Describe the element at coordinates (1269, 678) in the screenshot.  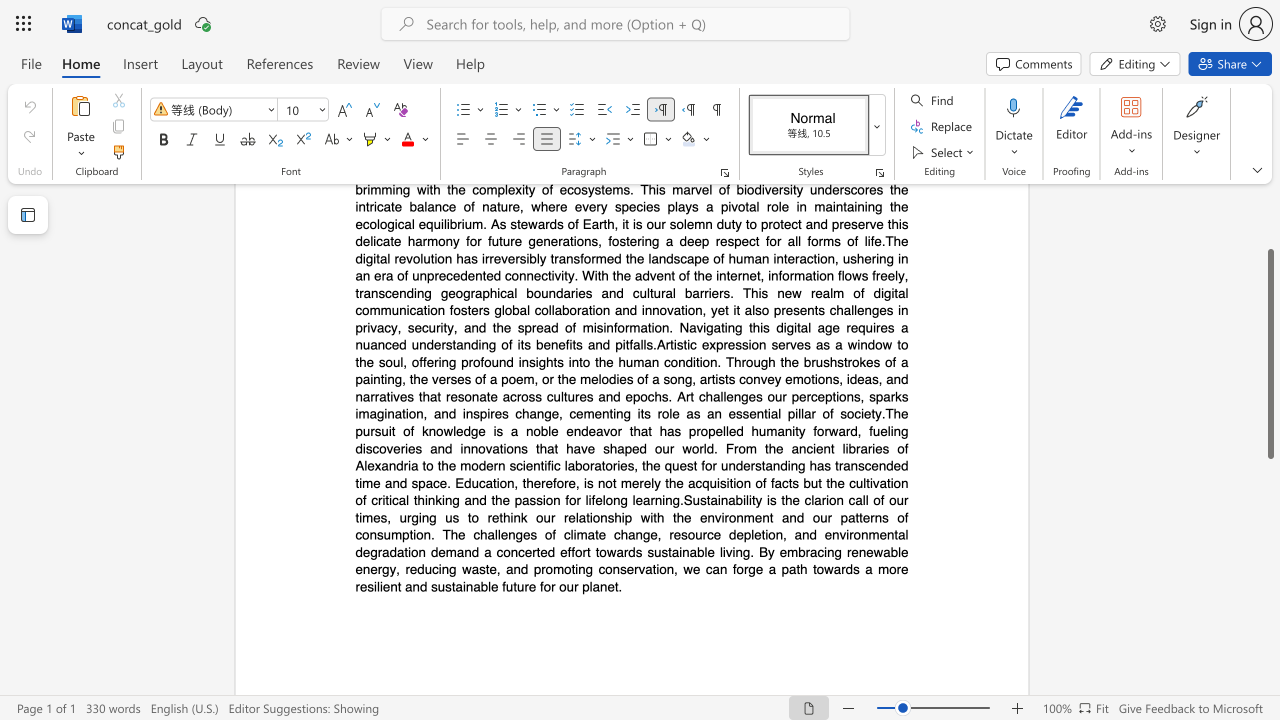
I see `the scrollbar to move the page down` at that location.